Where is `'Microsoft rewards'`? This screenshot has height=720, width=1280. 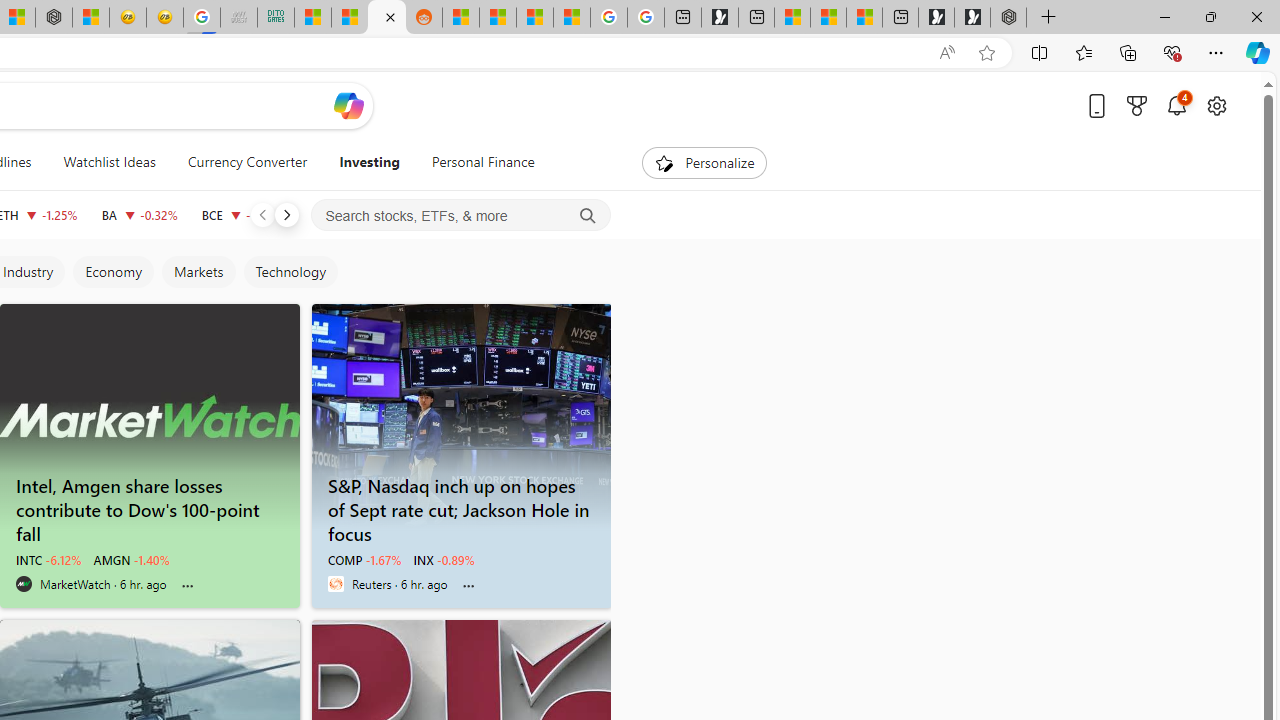 'Microsoft rewards' is located at coordinates (1137, 105).